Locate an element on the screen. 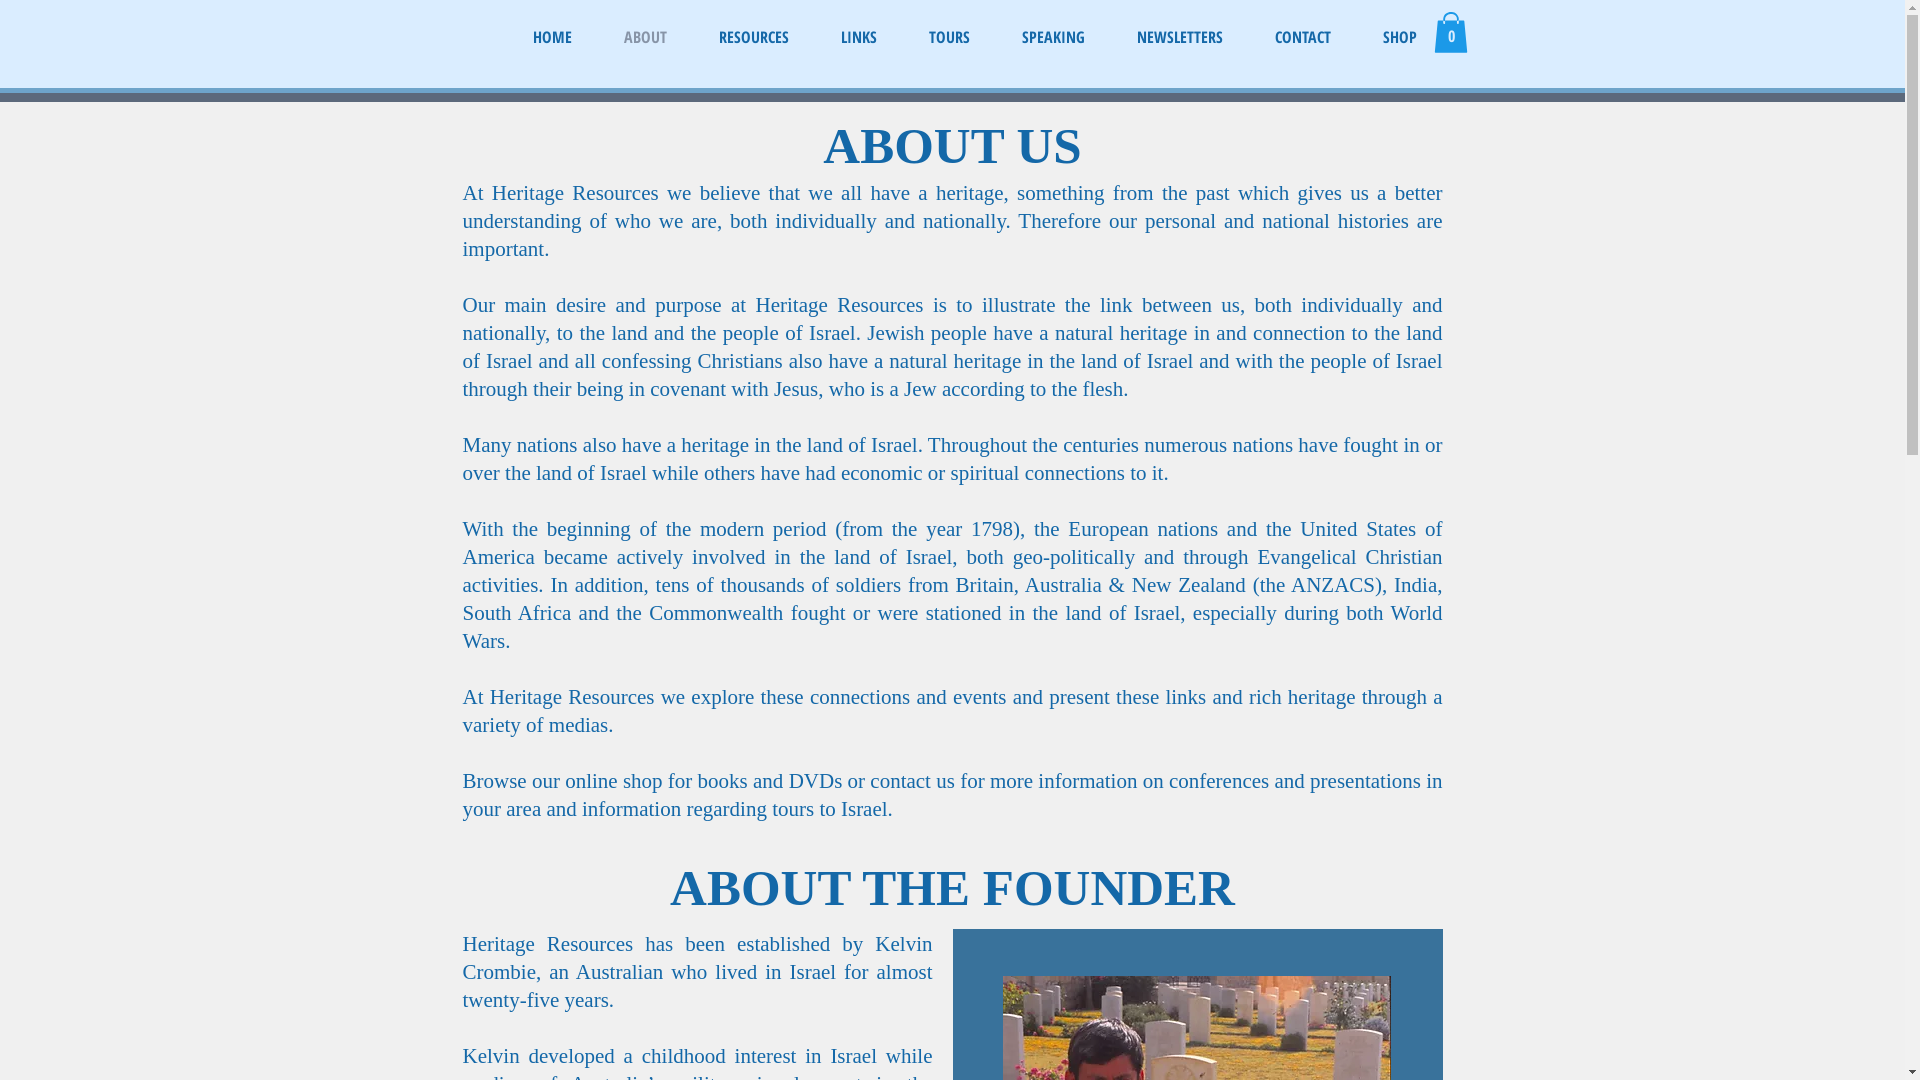 The image size is (1920, 1080). 'HOME' is located at coordinates (551, 33).